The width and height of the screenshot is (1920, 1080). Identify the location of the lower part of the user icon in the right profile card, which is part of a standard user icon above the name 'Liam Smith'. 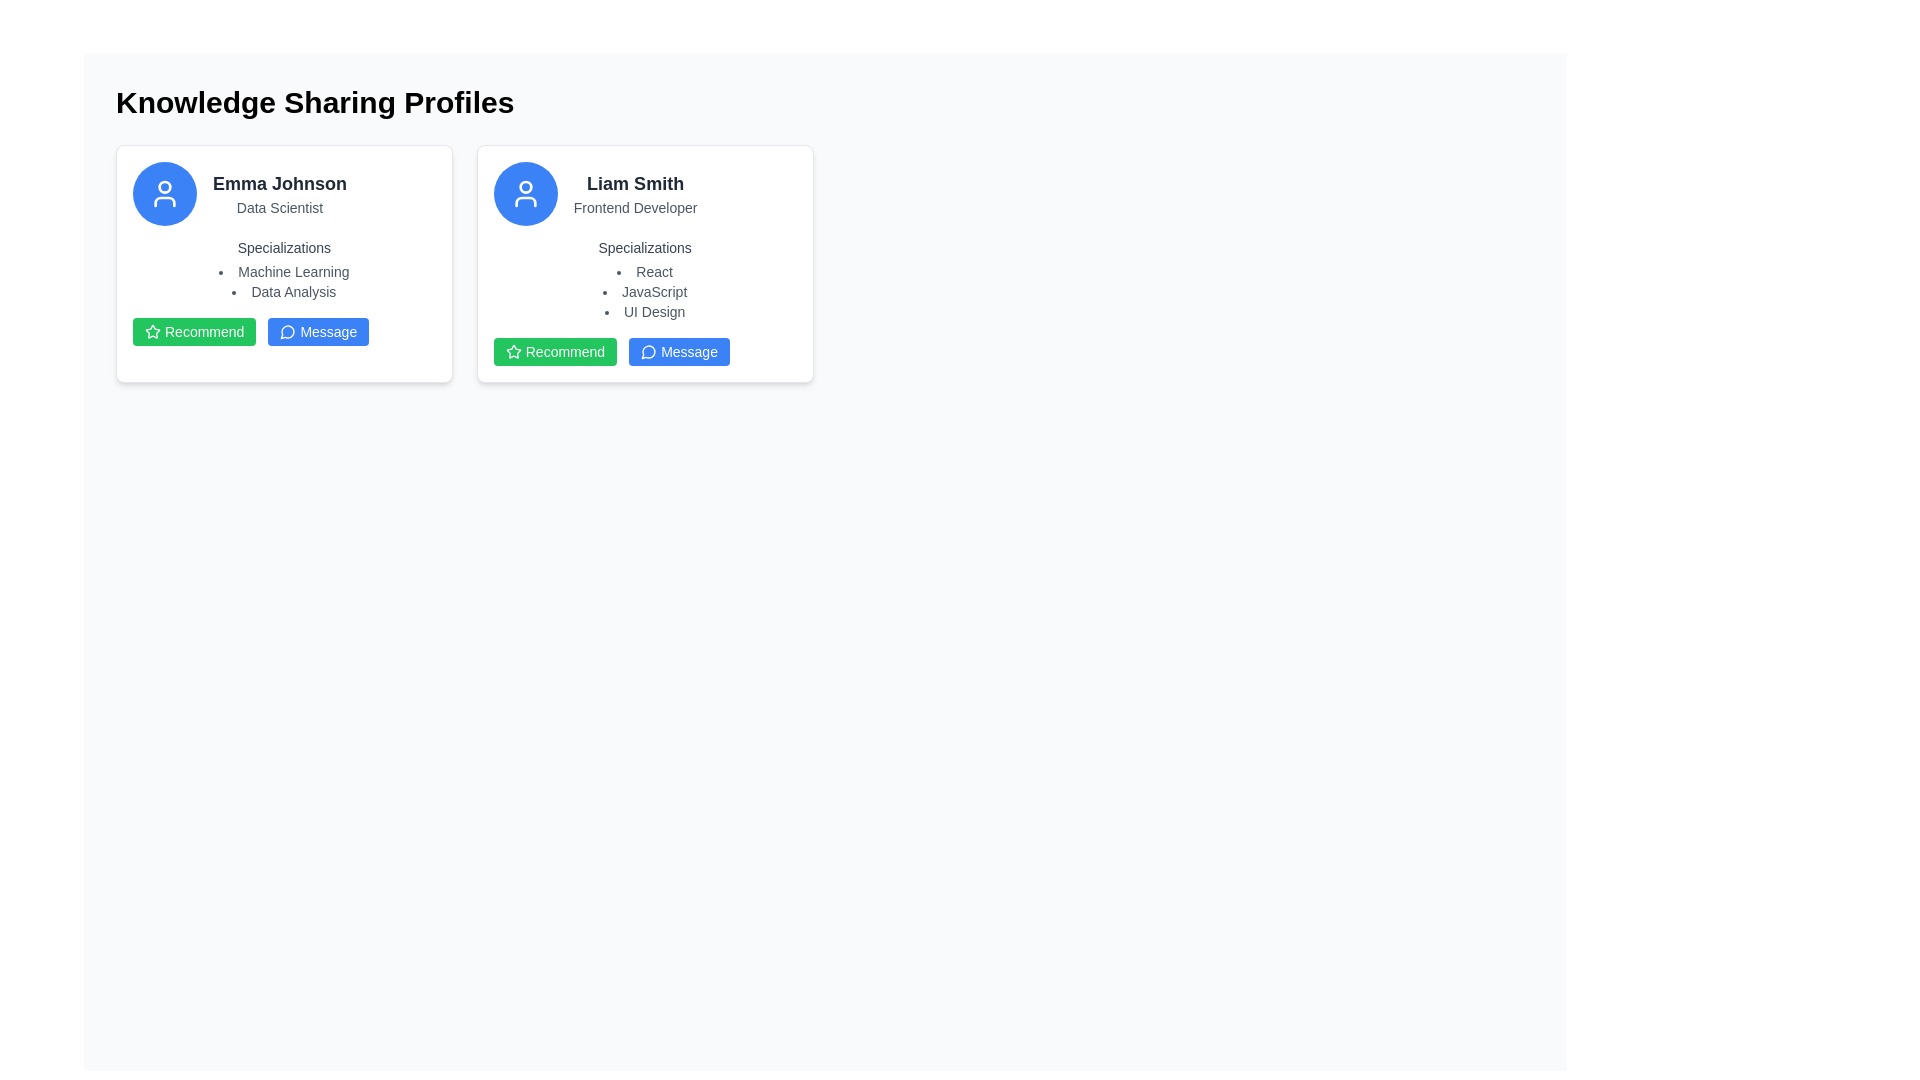
(525, 201).